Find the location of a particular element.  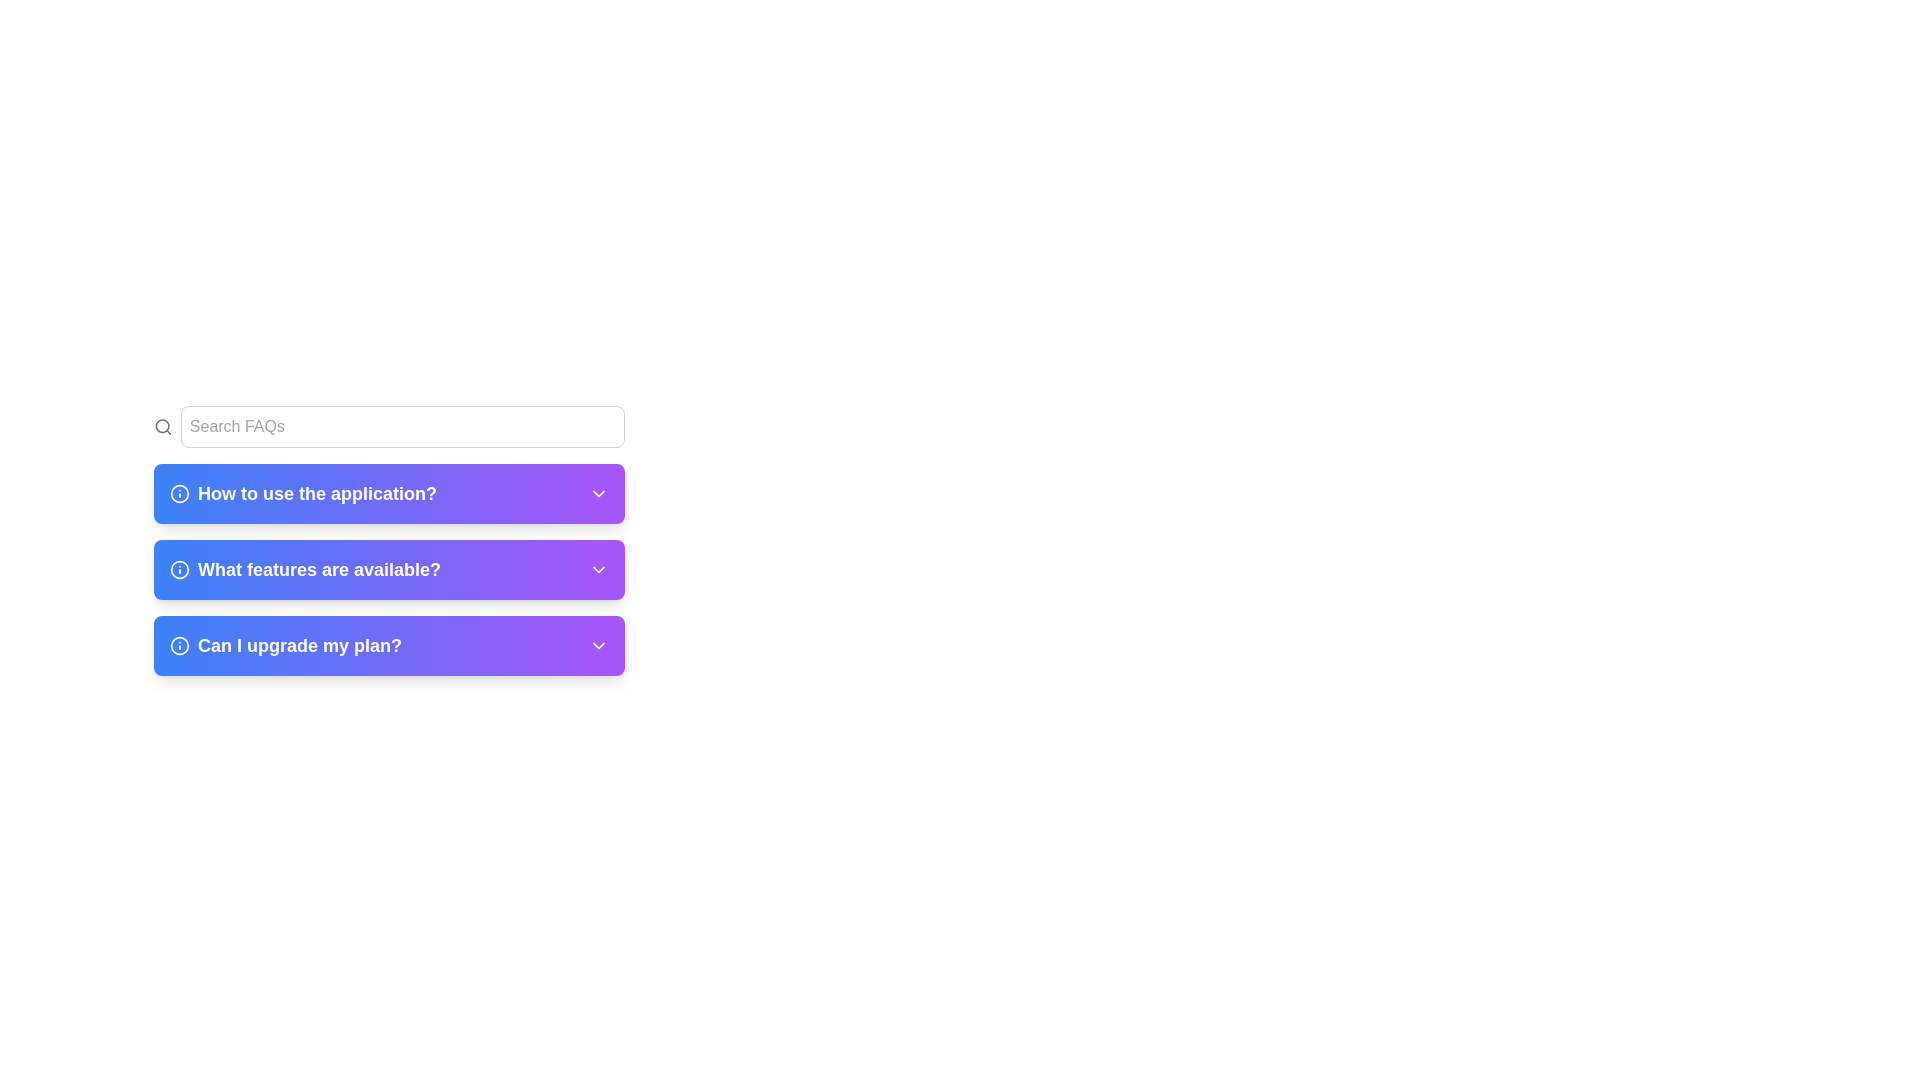

the icon element preceding the text label of the second FAQ entry labeled 'What features are available?' is located at coordinates (180, 570).